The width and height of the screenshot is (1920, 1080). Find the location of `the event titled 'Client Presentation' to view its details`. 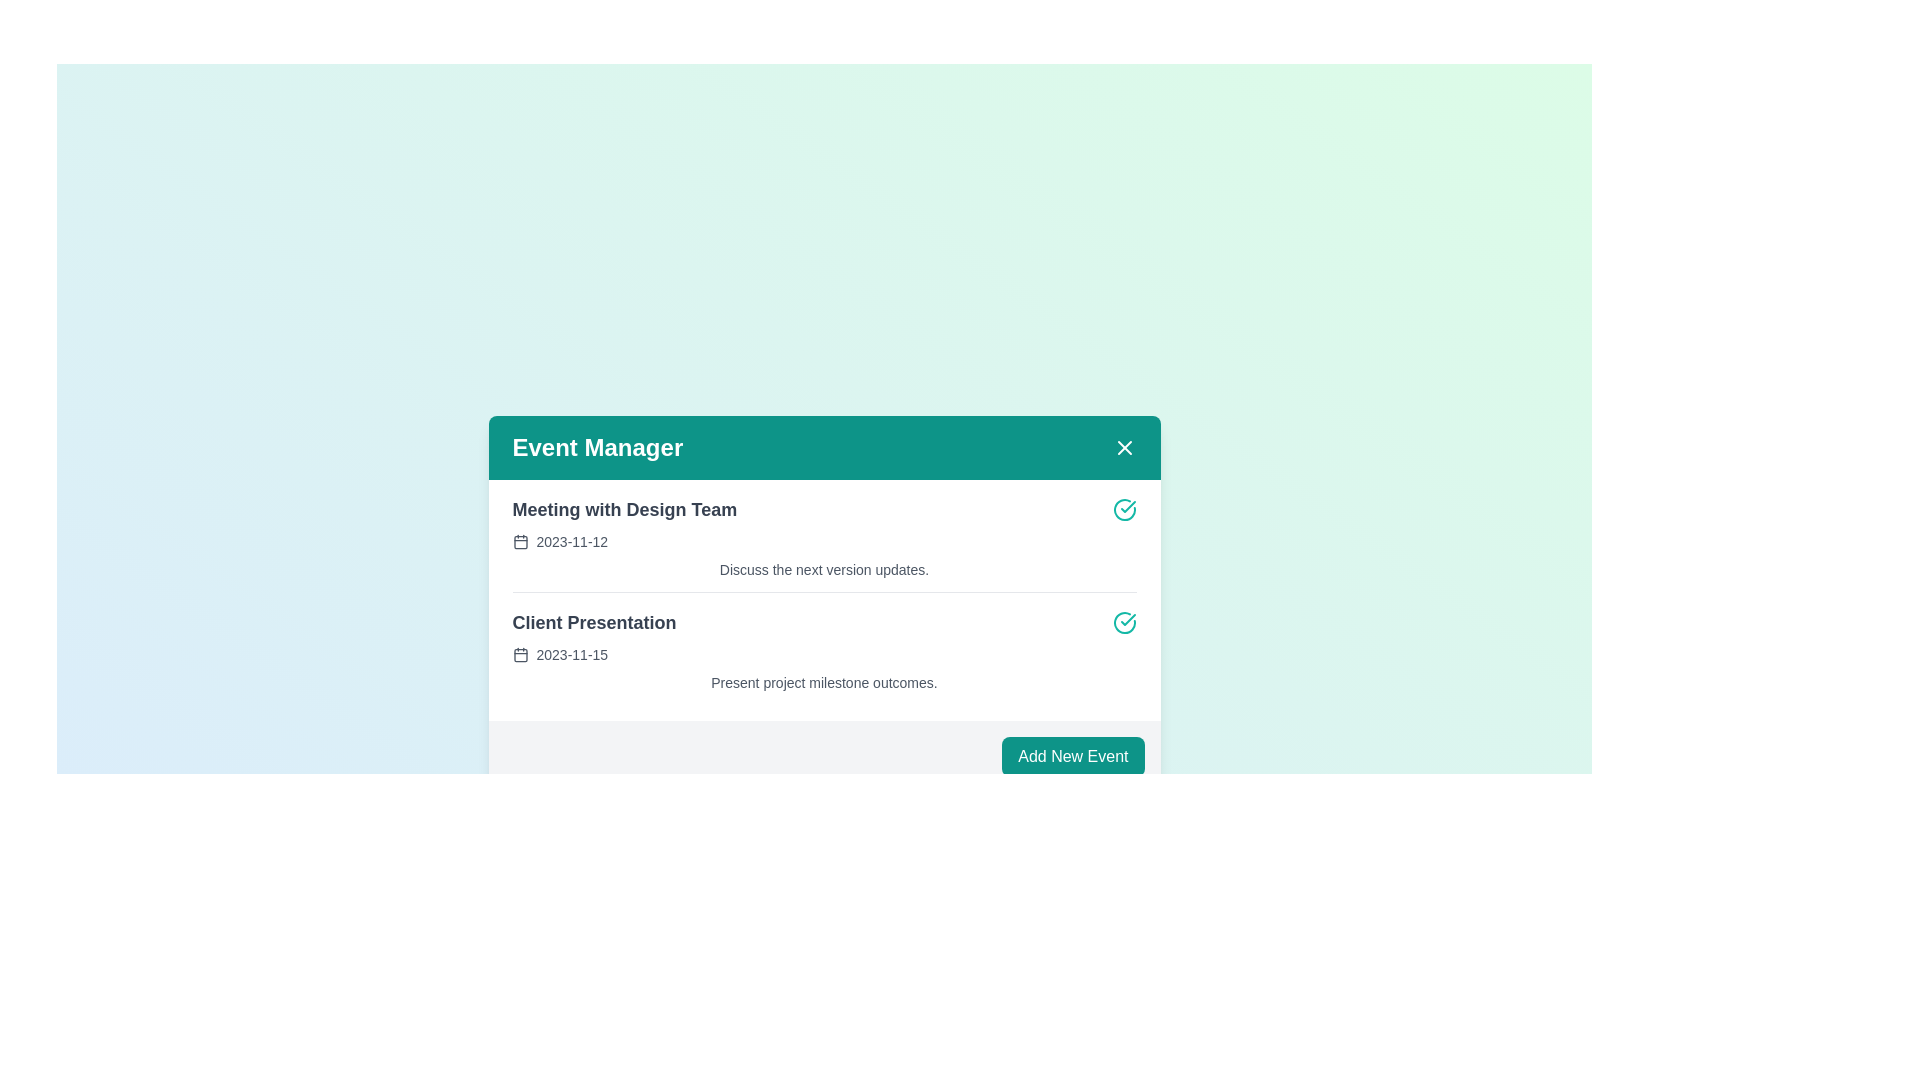

the event titled 'Client Presentation' to view its details is located at coordinates (593, 621).